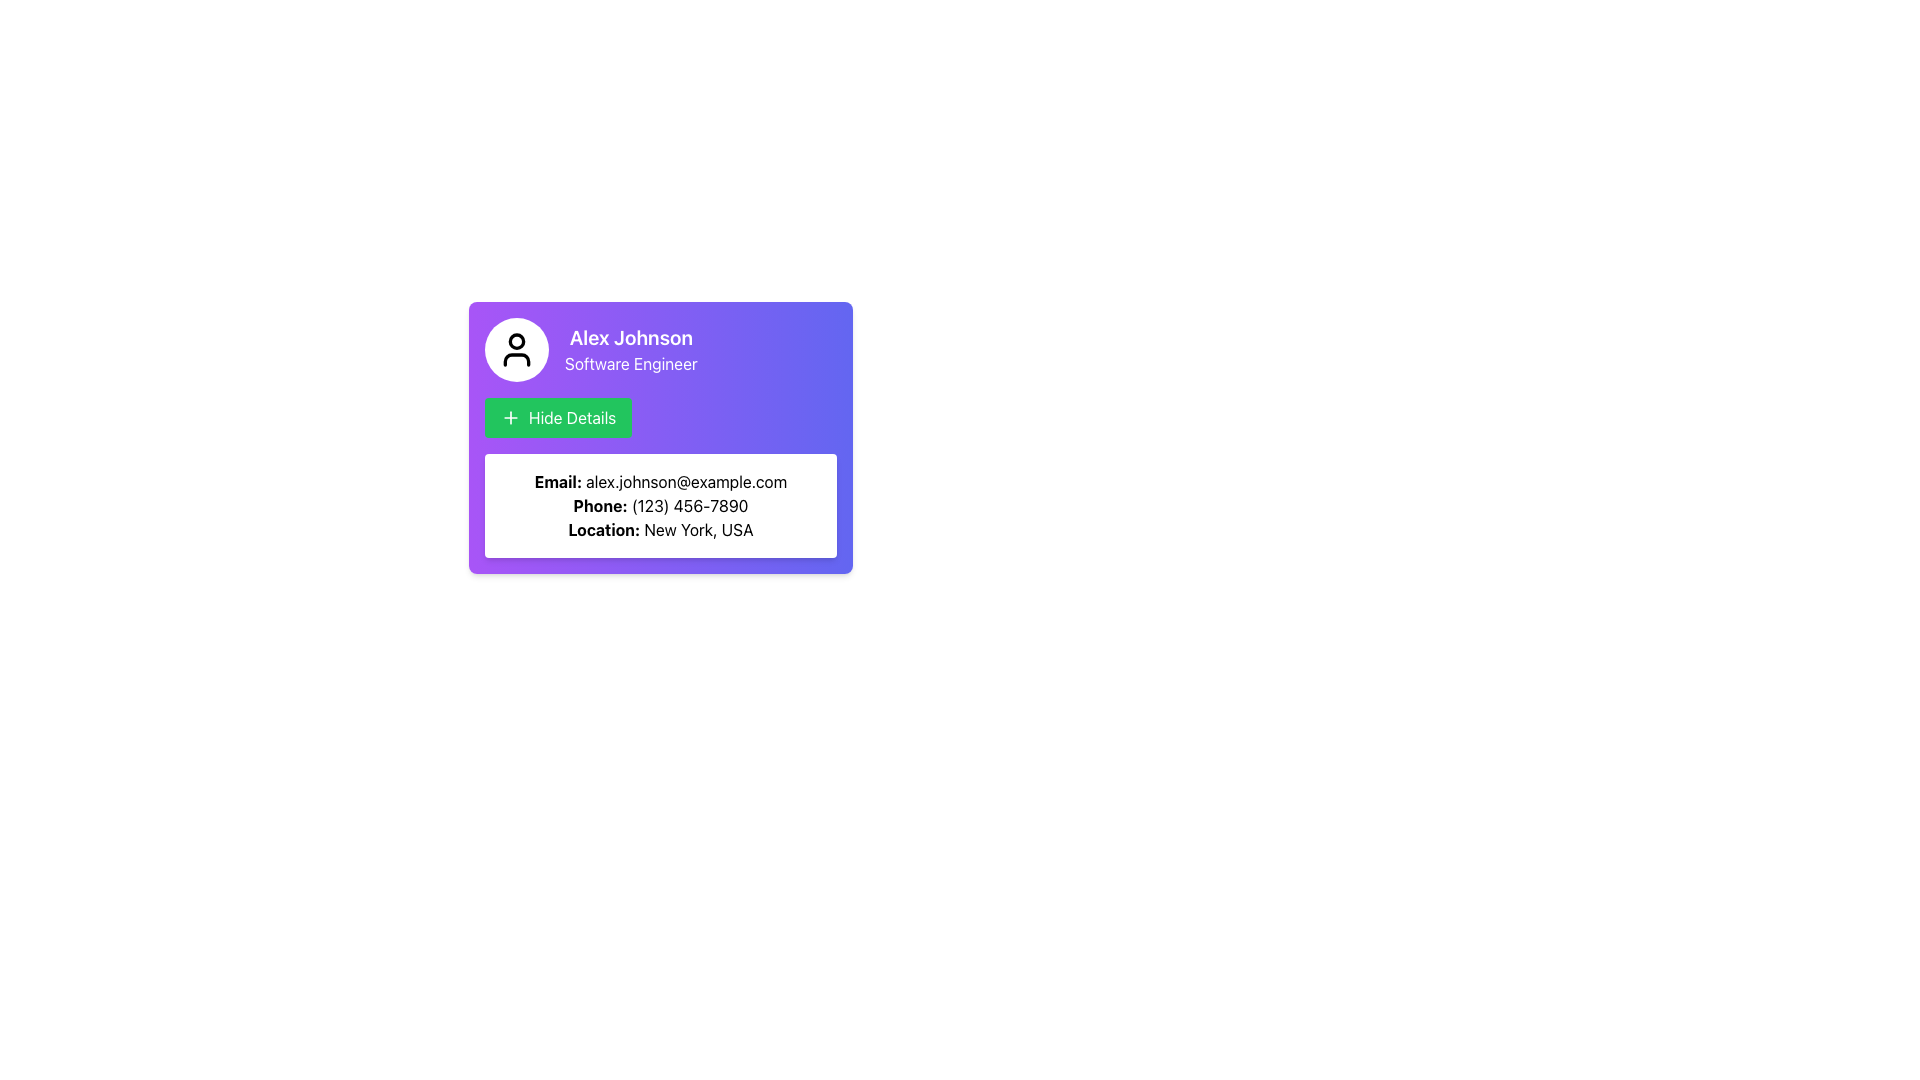 The width and height of the screenshot is (1920, 1080). I want to click on the button that toggles the visibility of additional information related to 'Alex Johnson' to trigger a visual effect, so click(558, 416).